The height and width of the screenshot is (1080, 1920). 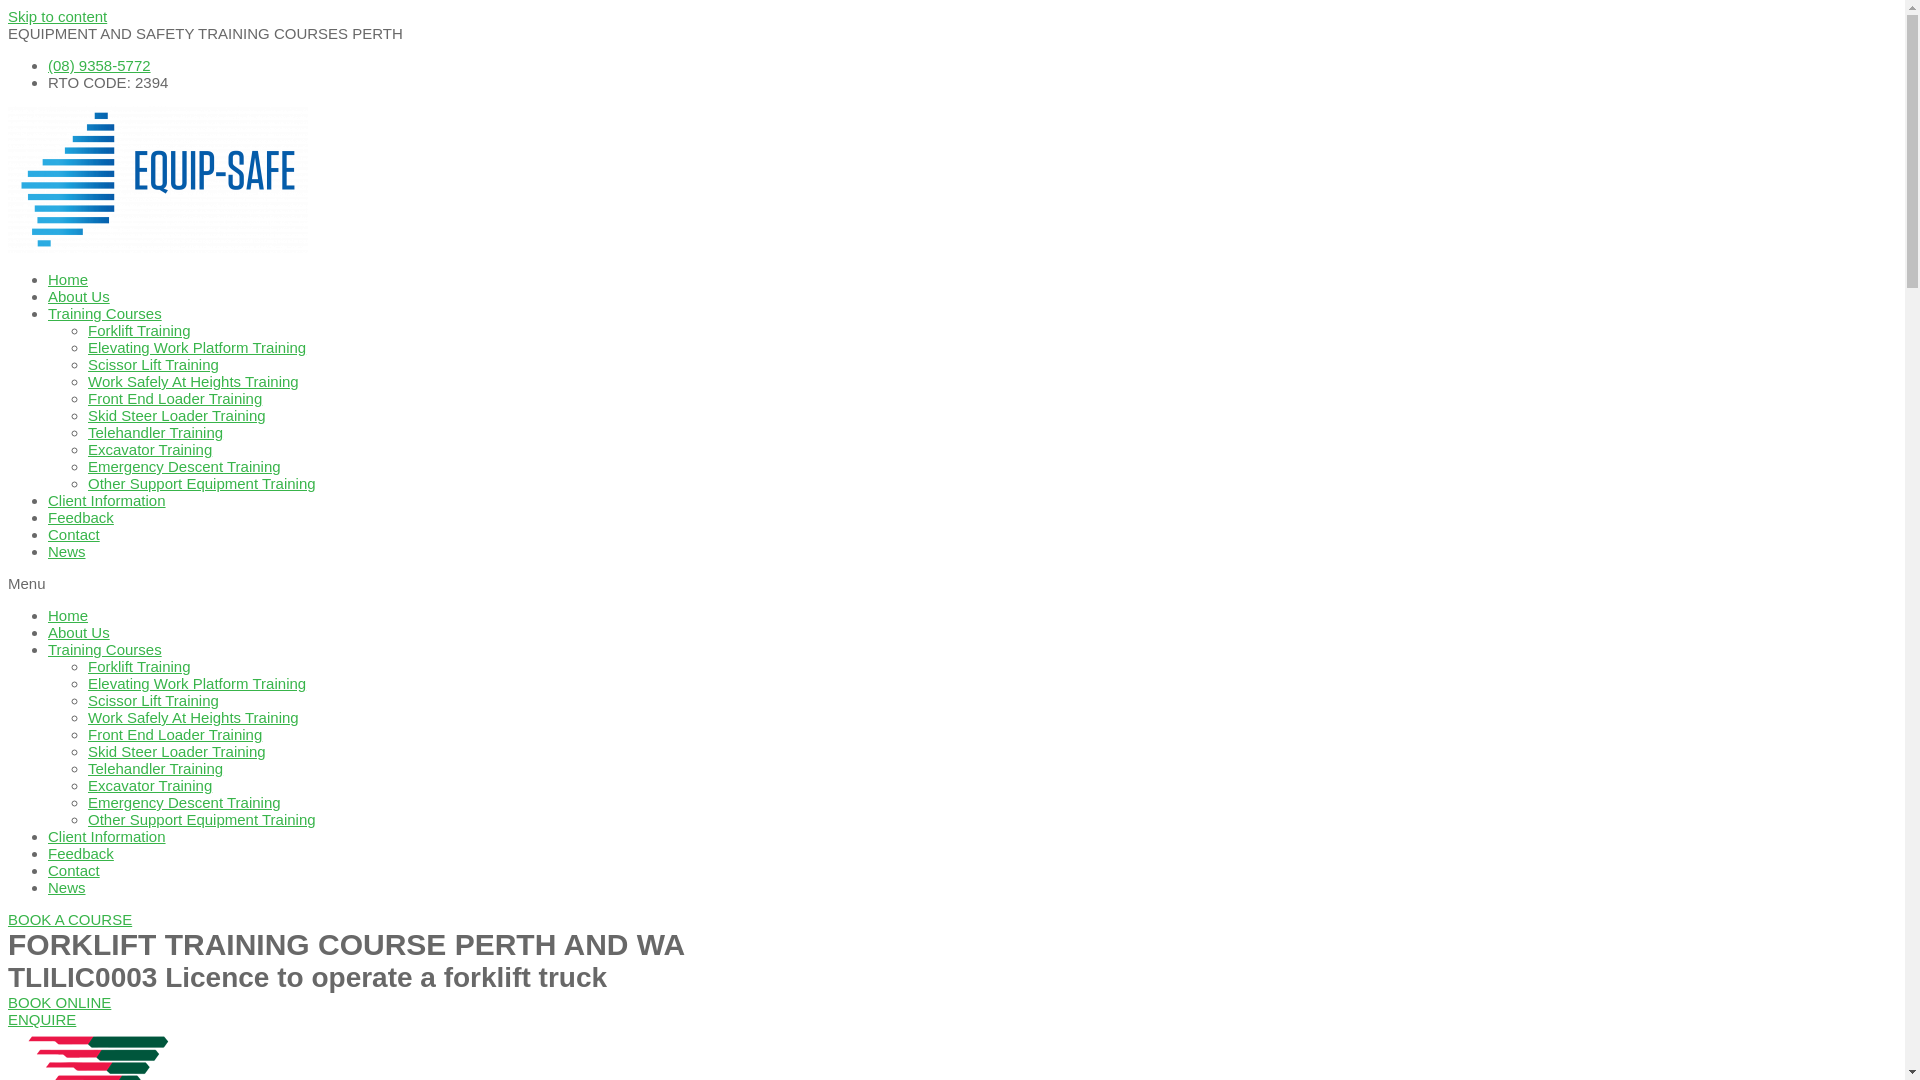 What do you see at coordinates (196, 682) in the screenshot?
I see `'Elevating Work Platform Training'` at bounding box center [196, 682].